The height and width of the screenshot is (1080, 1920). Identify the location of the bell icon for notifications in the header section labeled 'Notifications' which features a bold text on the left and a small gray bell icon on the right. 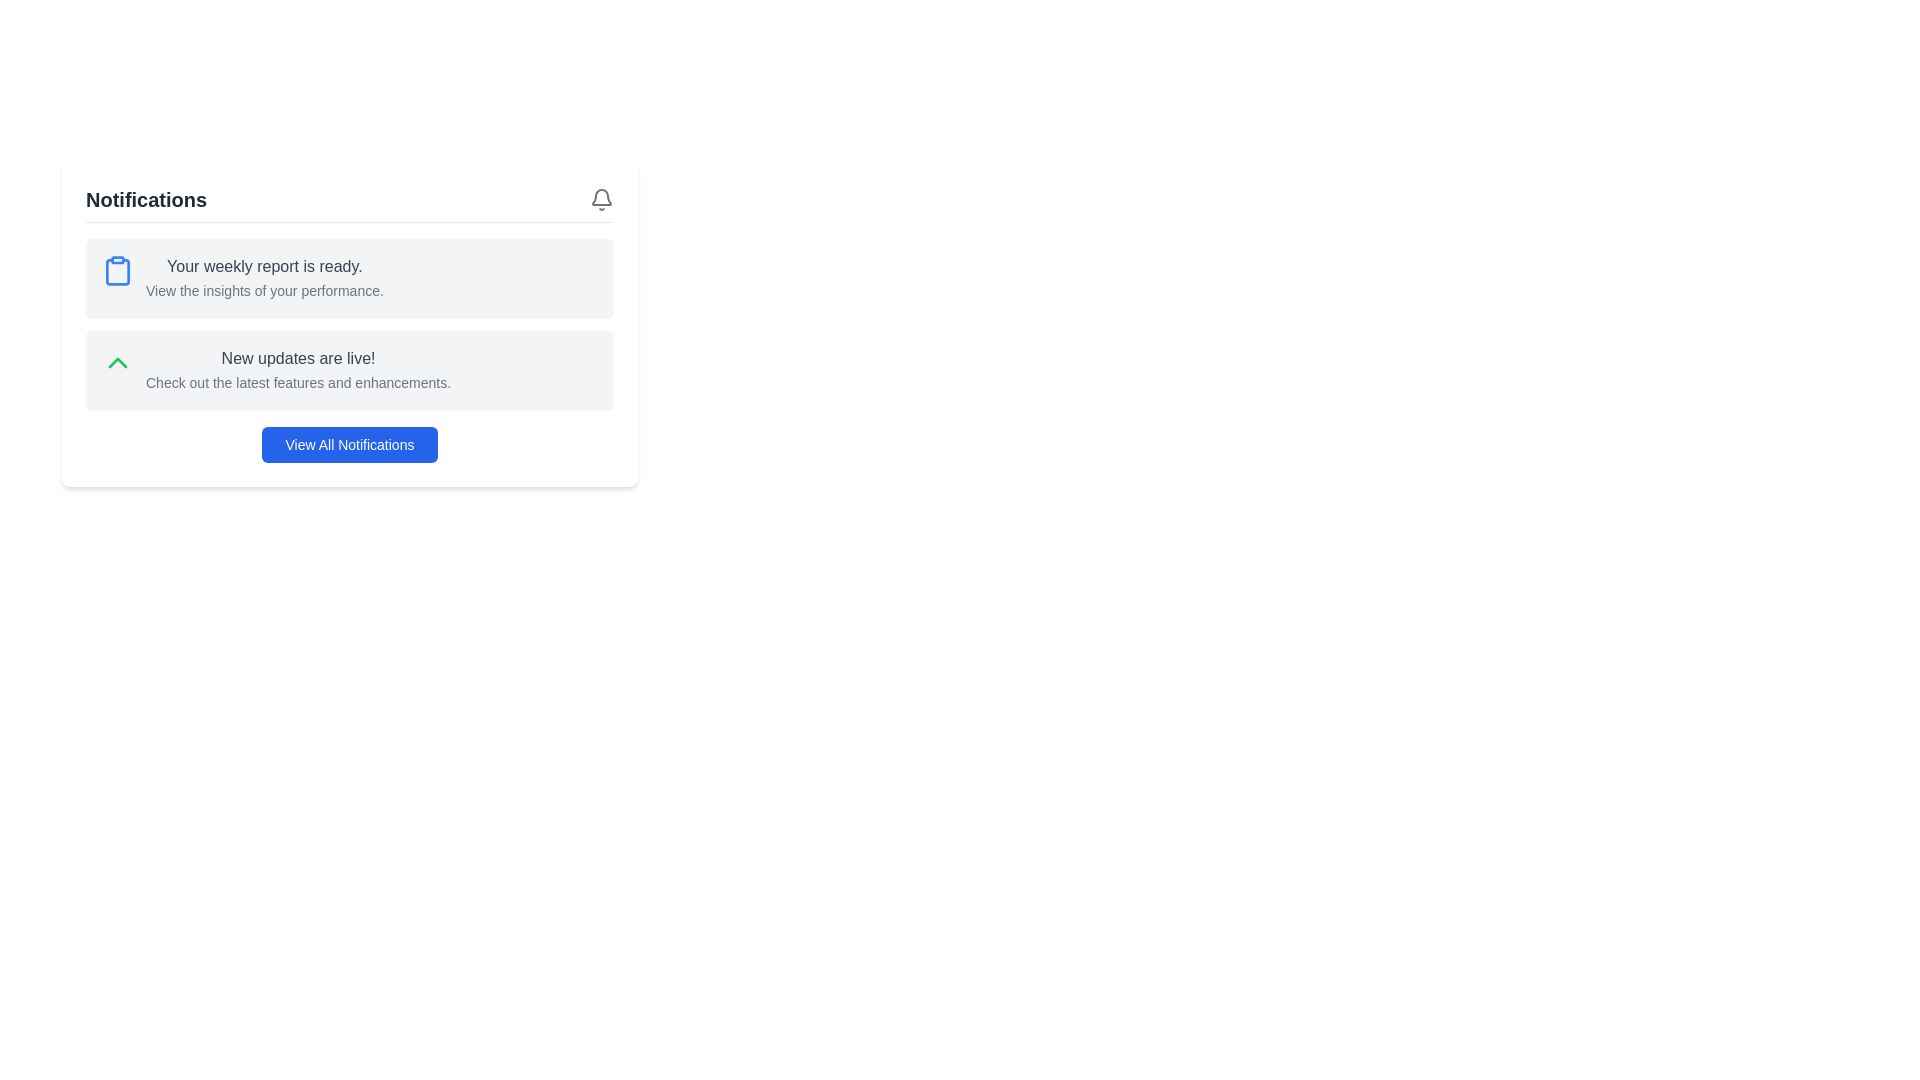
(350, 204).